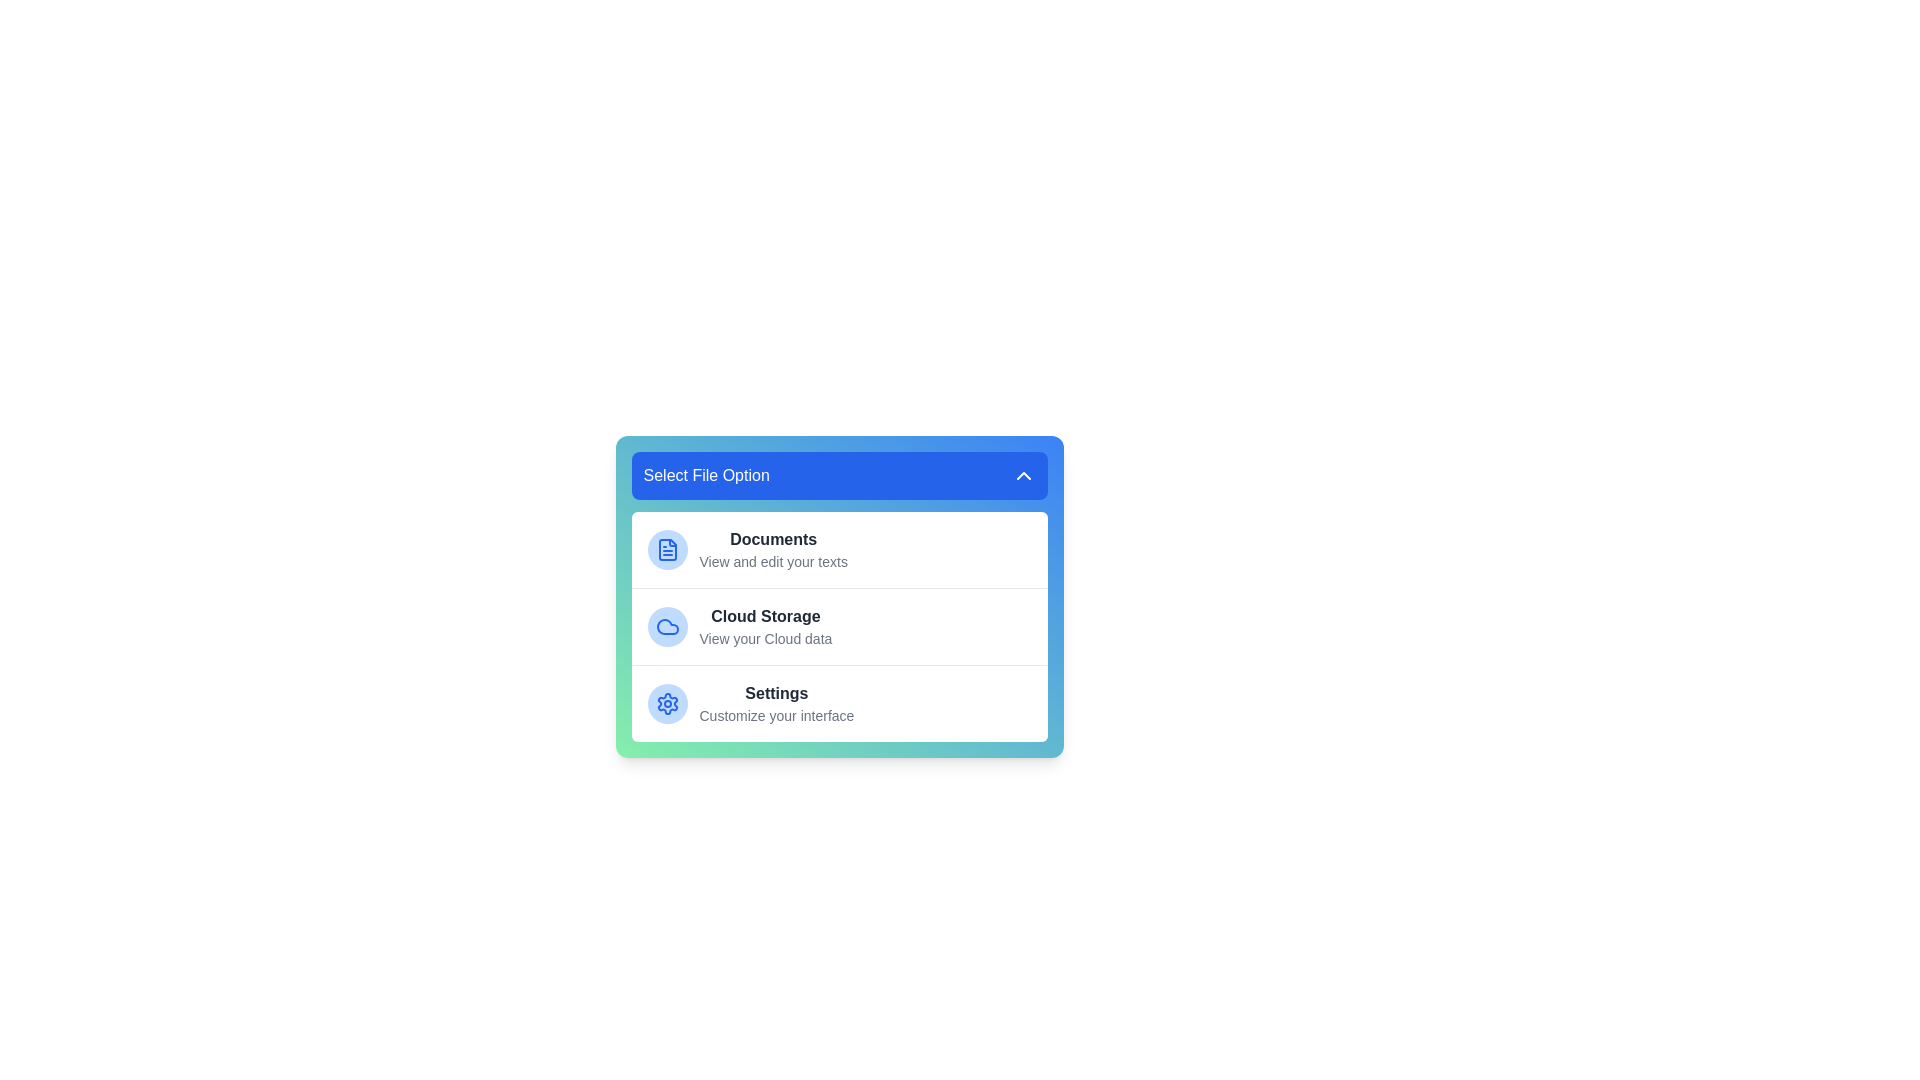  I want to click on text label that says 'Customize your interface', which is located beneath the 'Settings' text in the lower-right section of the interface, so click(775, 715).